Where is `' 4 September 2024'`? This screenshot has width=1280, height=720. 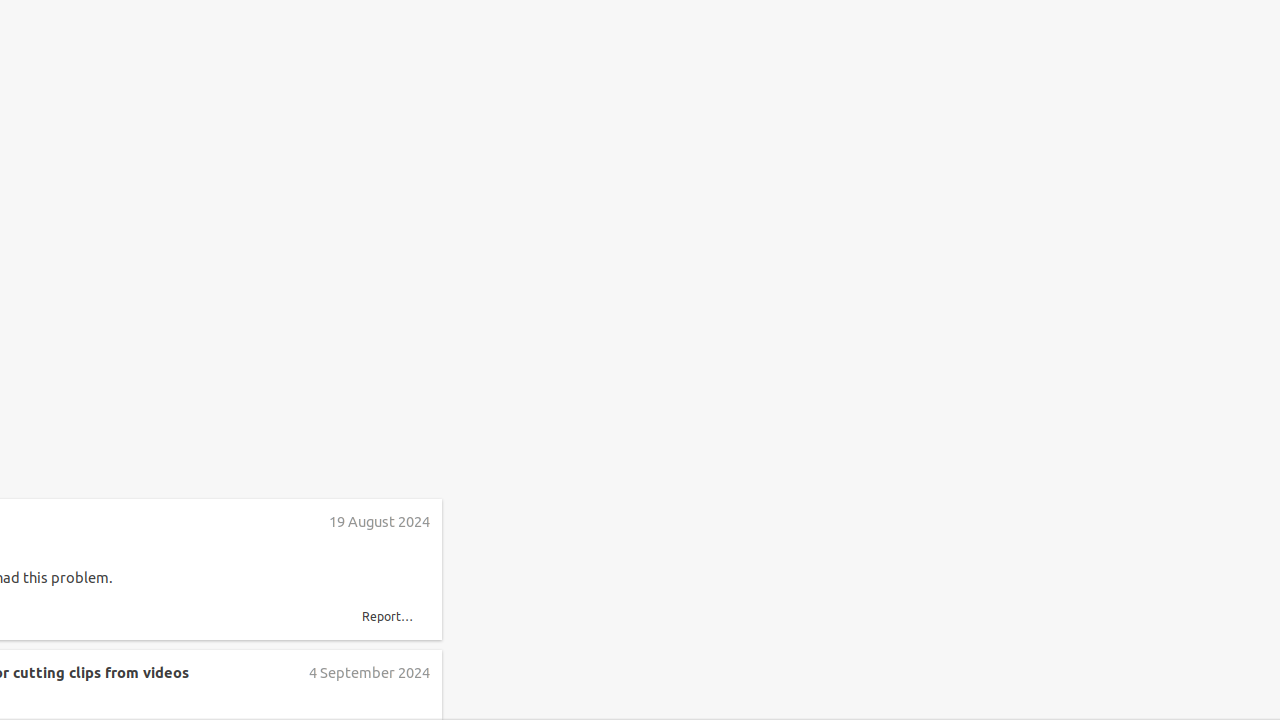
' 4 September 2024' is located at coordinates (368, 672).